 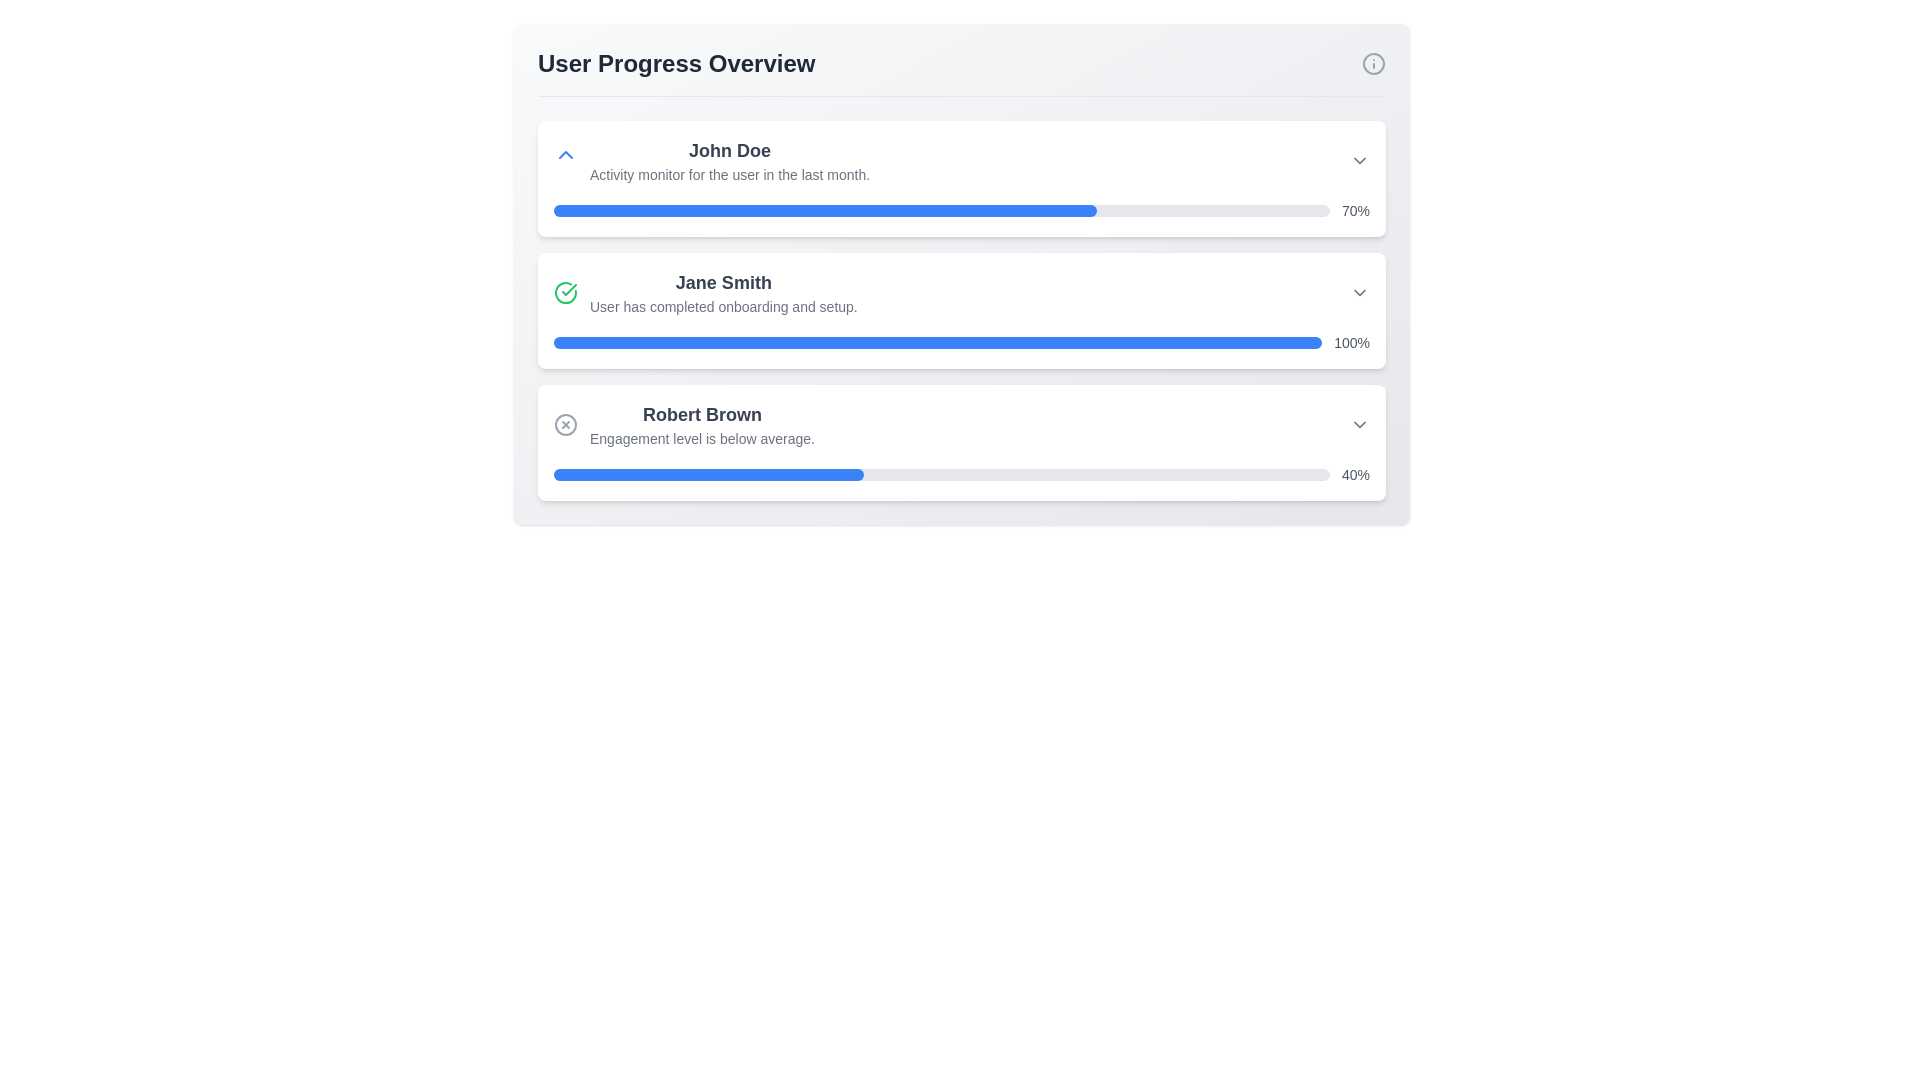 What do you see at coordinates (568, 289) in the screenshot?
I see `the checkmark icon inside the circular badge next to the text 'Jane Smith' on the second card in the 'User Progress Overview' section` at bounding box center [568, 289].